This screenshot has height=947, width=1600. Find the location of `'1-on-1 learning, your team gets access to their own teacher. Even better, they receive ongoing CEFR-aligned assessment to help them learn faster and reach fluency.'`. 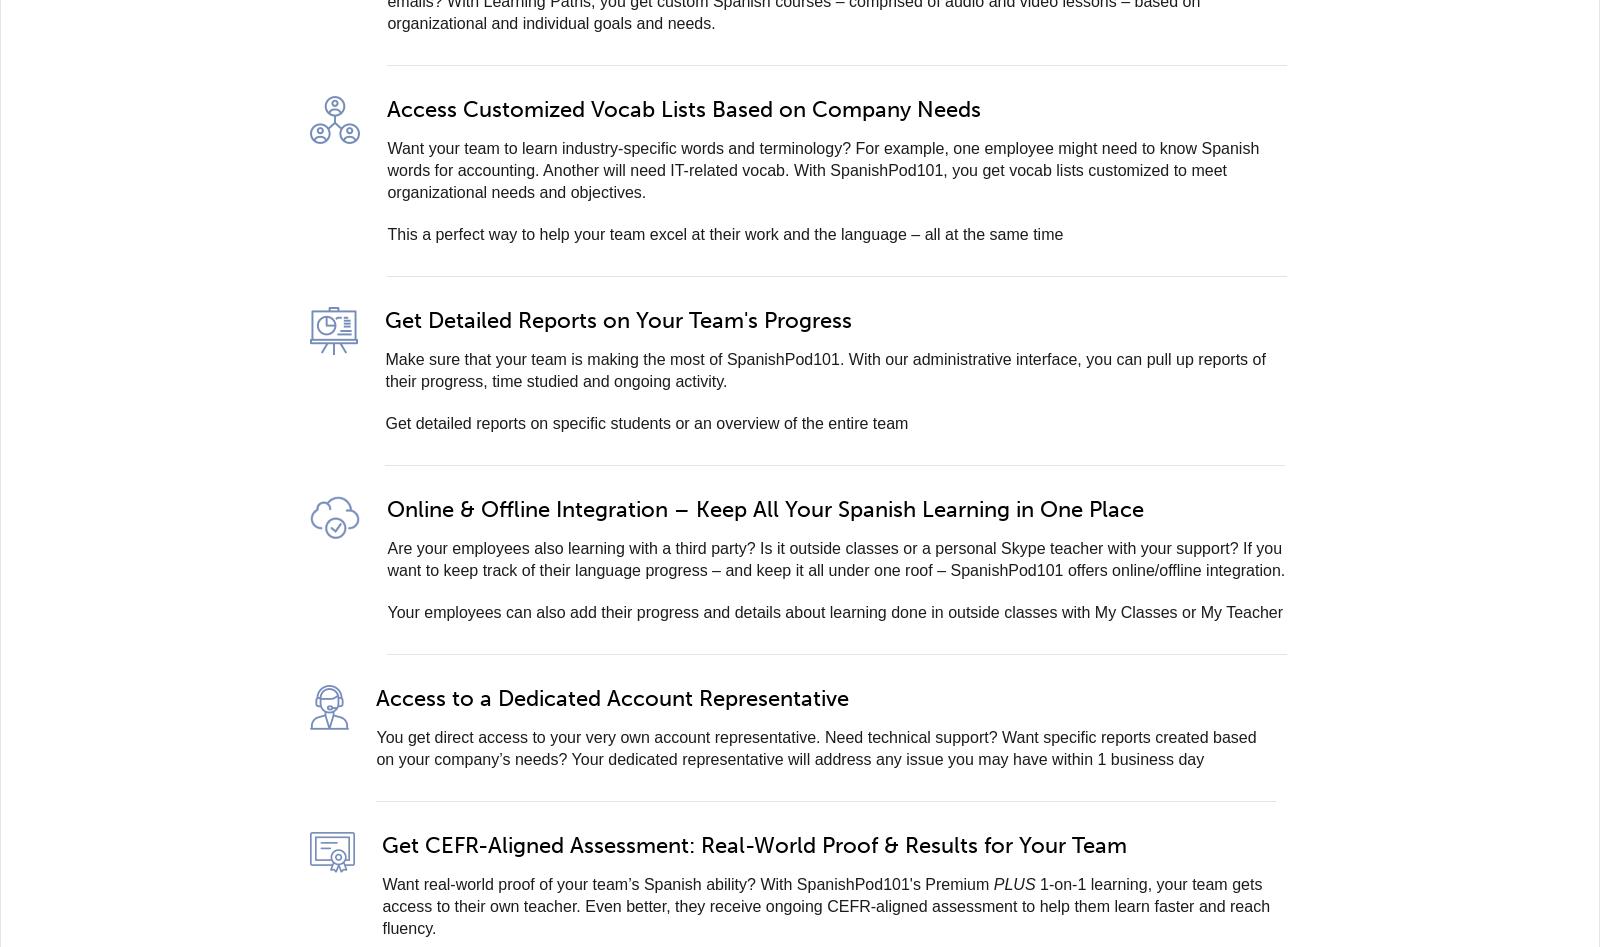

'1-on-1 learning, your team gets access to their own teacher. Even better, they receive ongoing CEFR-aligned assessment to help them learn faster and reach fluency.' is located at coordinates (824, 905).